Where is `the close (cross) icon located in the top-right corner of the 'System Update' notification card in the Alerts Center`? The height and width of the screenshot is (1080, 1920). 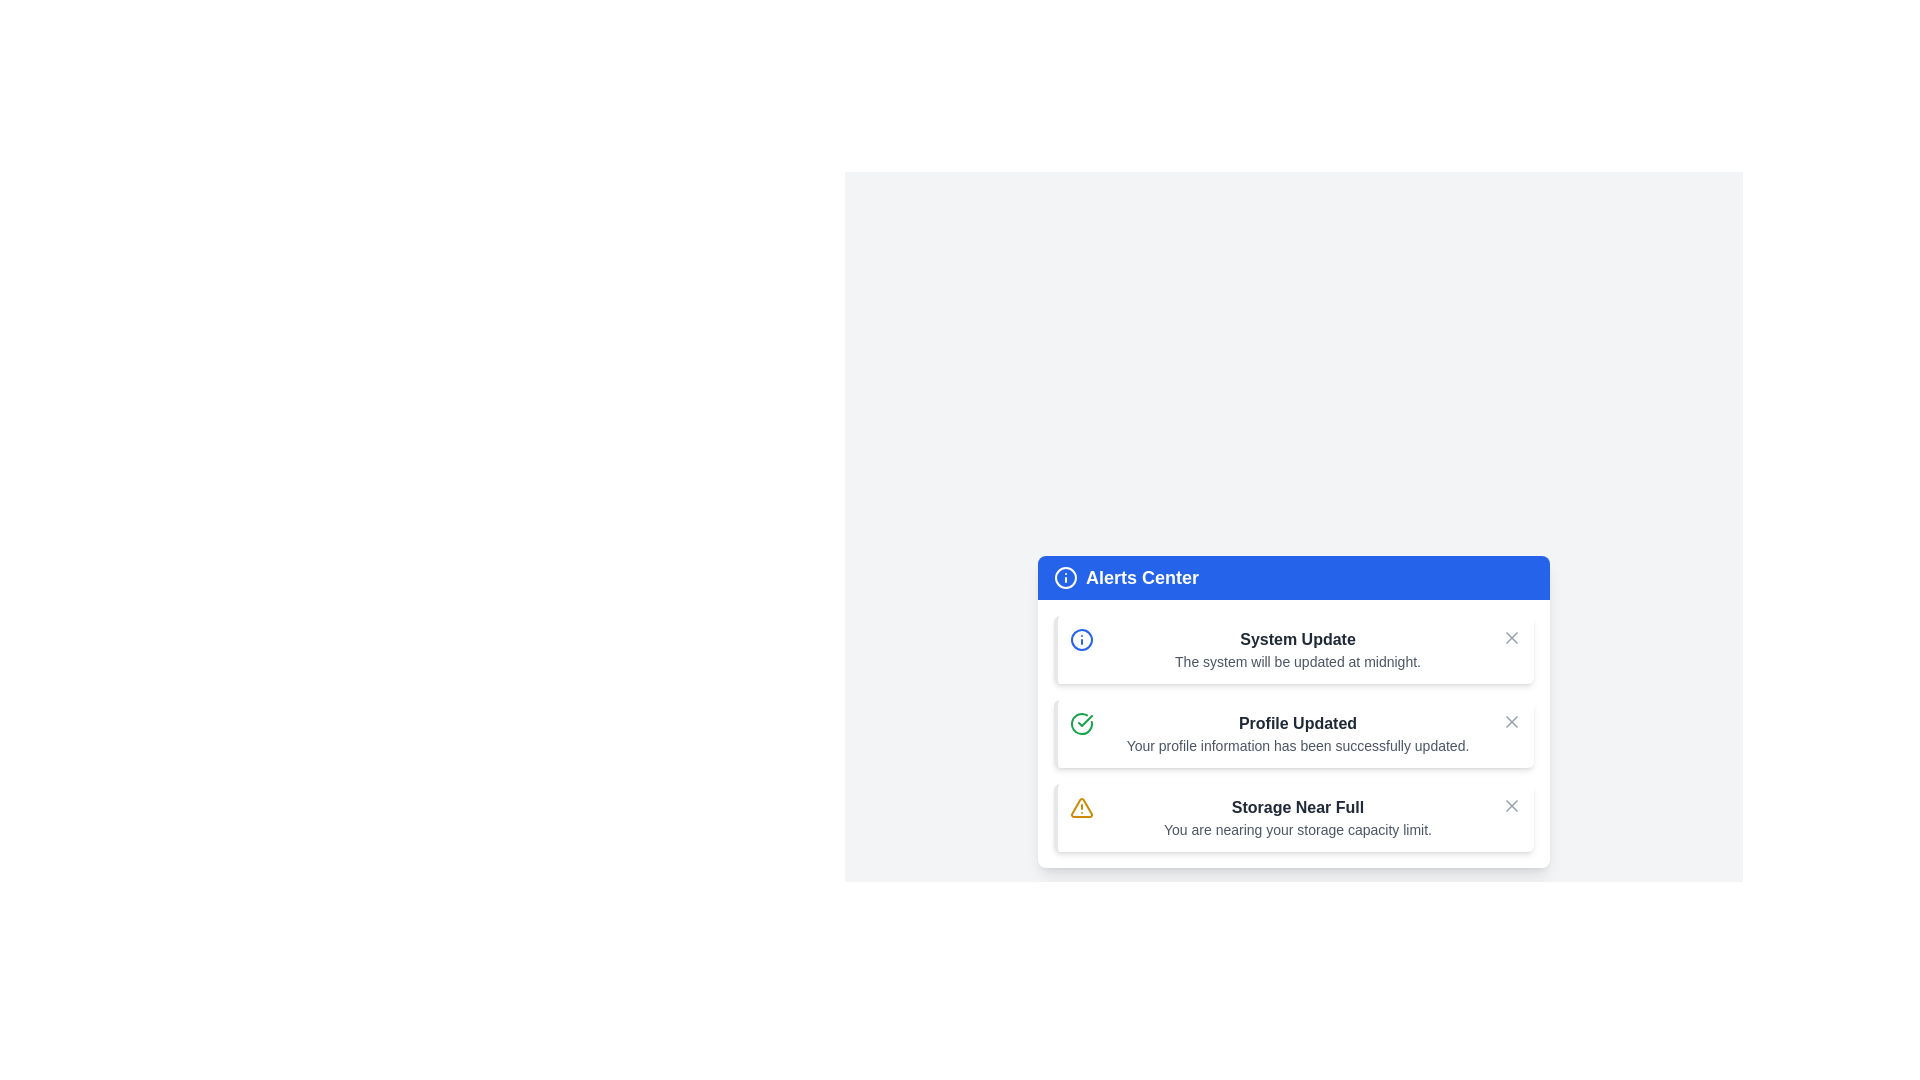
the close (cross) icon located in the top-right corner of the 'System Update' notification card in the Alerts Center is located at coordinates (1512, 805).